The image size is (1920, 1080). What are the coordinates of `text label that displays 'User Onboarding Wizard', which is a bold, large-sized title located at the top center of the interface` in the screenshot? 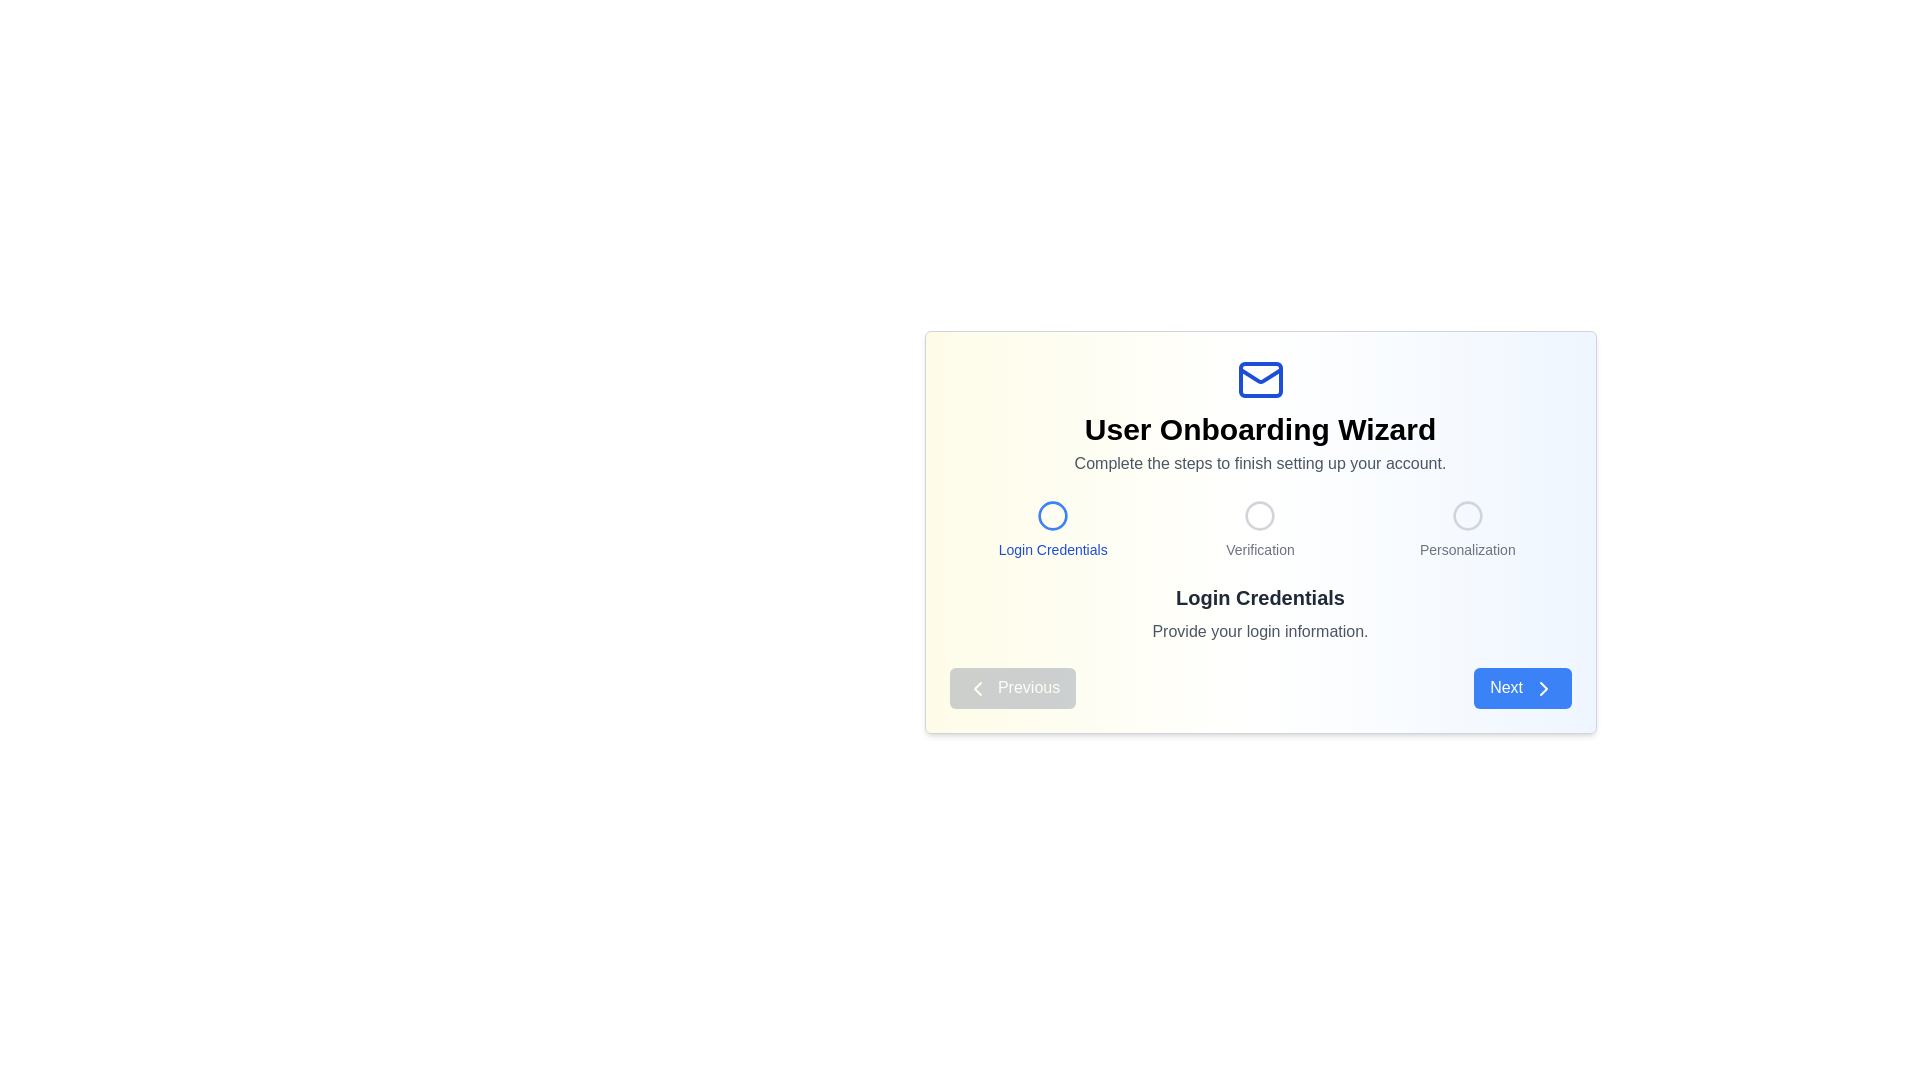 It's located at (1259, 428).